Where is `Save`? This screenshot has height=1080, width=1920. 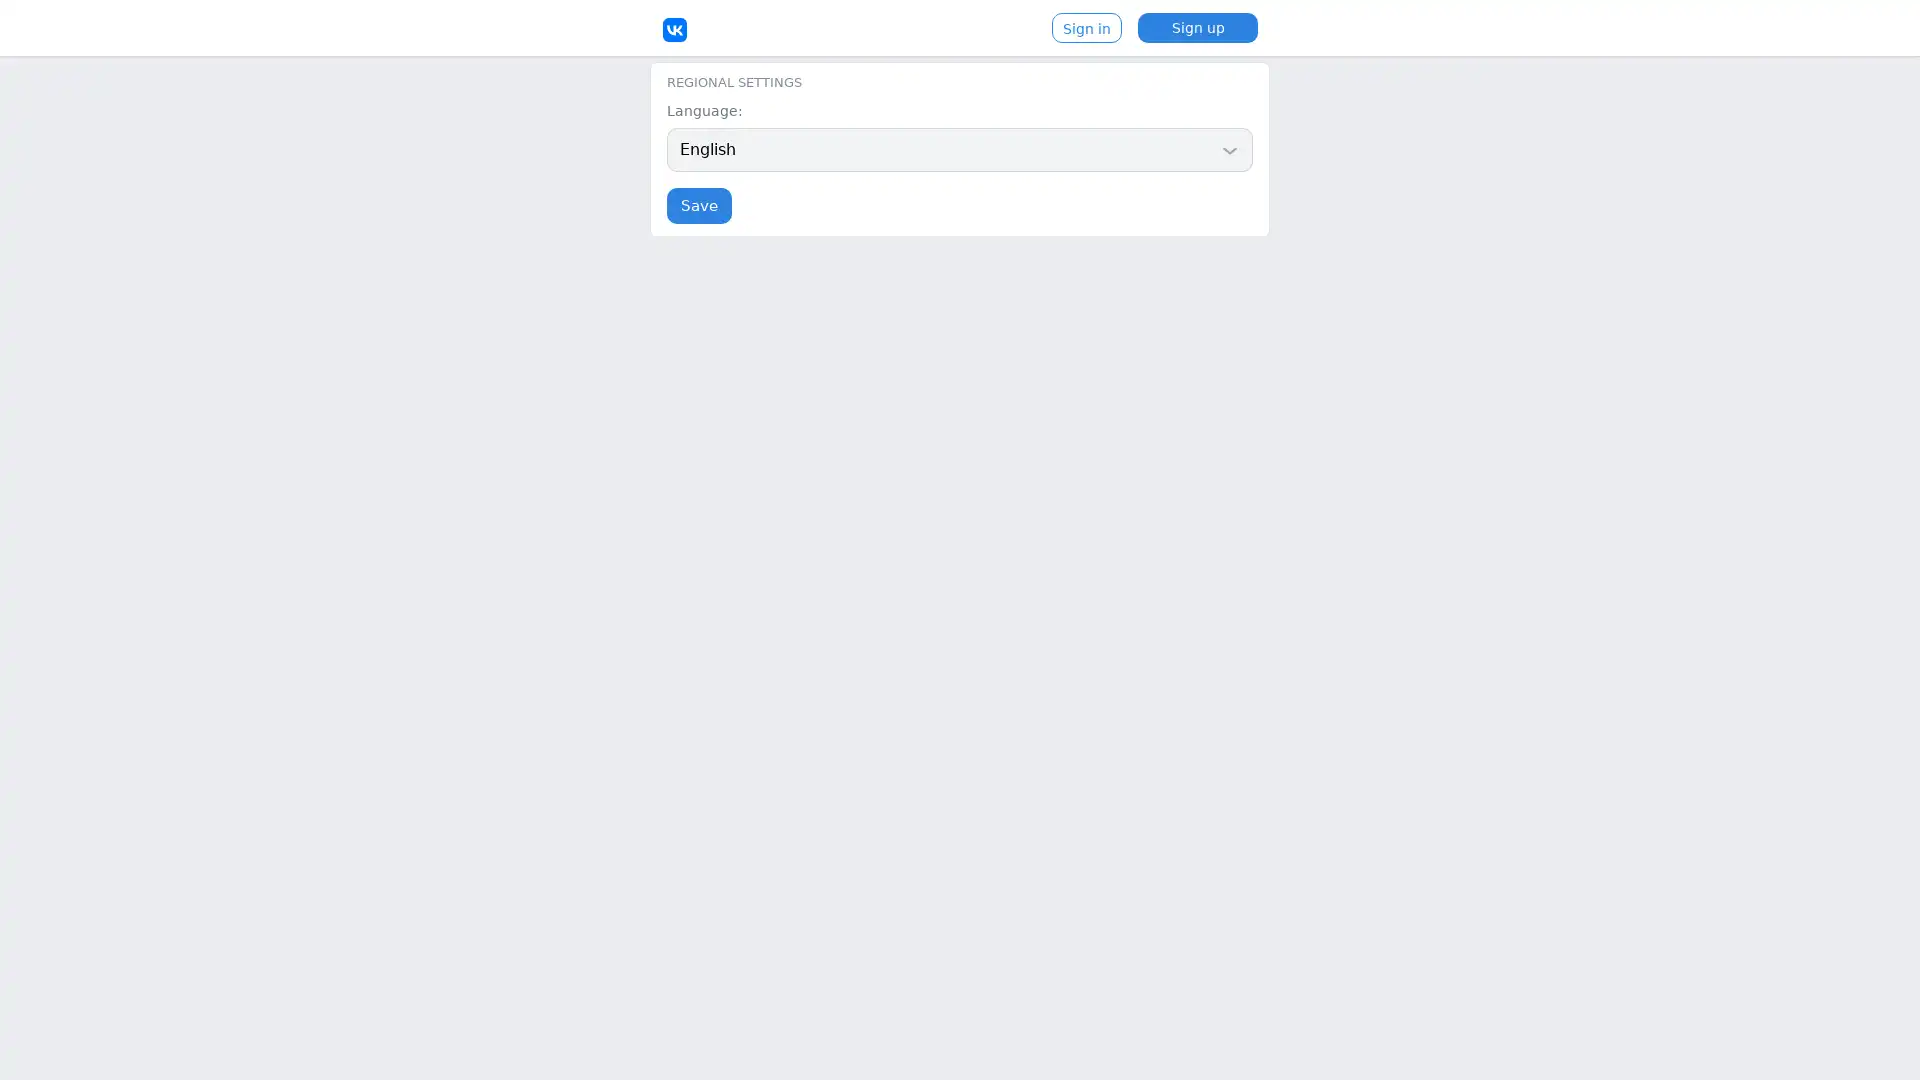
Save is located at coordinates (699, 205).